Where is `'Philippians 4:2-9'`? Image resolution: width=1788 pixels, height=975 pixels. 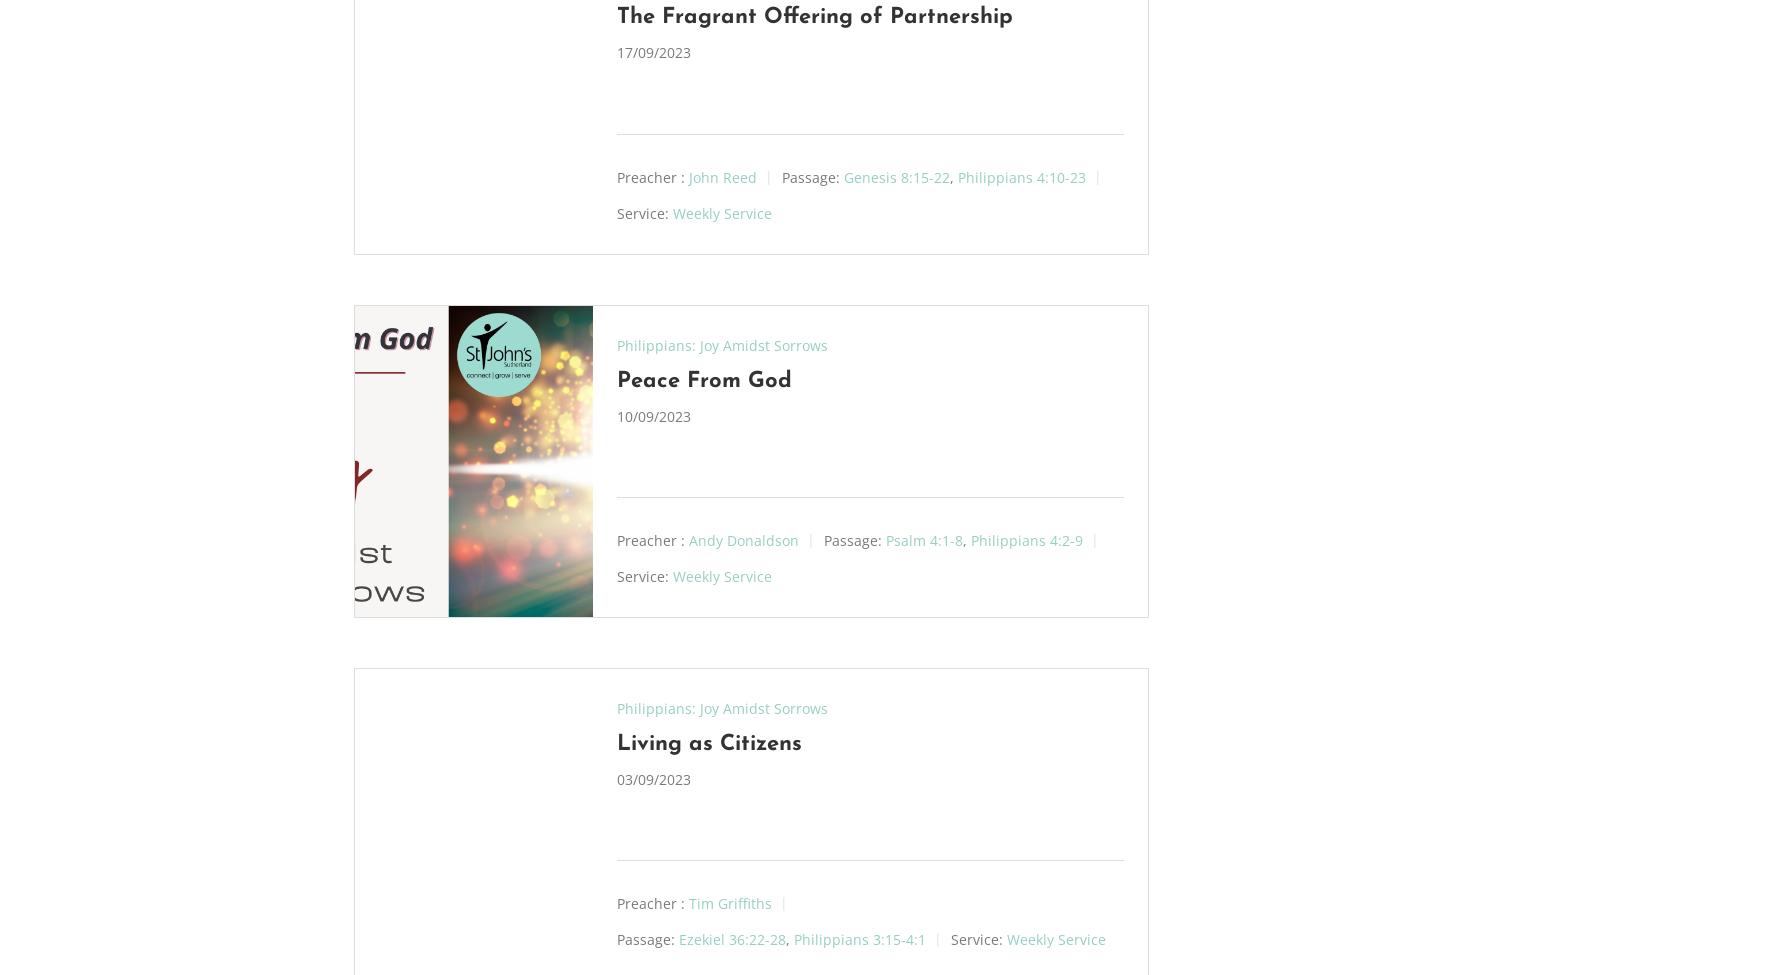 'Philippians 4:2-9' is located at coordinates (1025, 539).